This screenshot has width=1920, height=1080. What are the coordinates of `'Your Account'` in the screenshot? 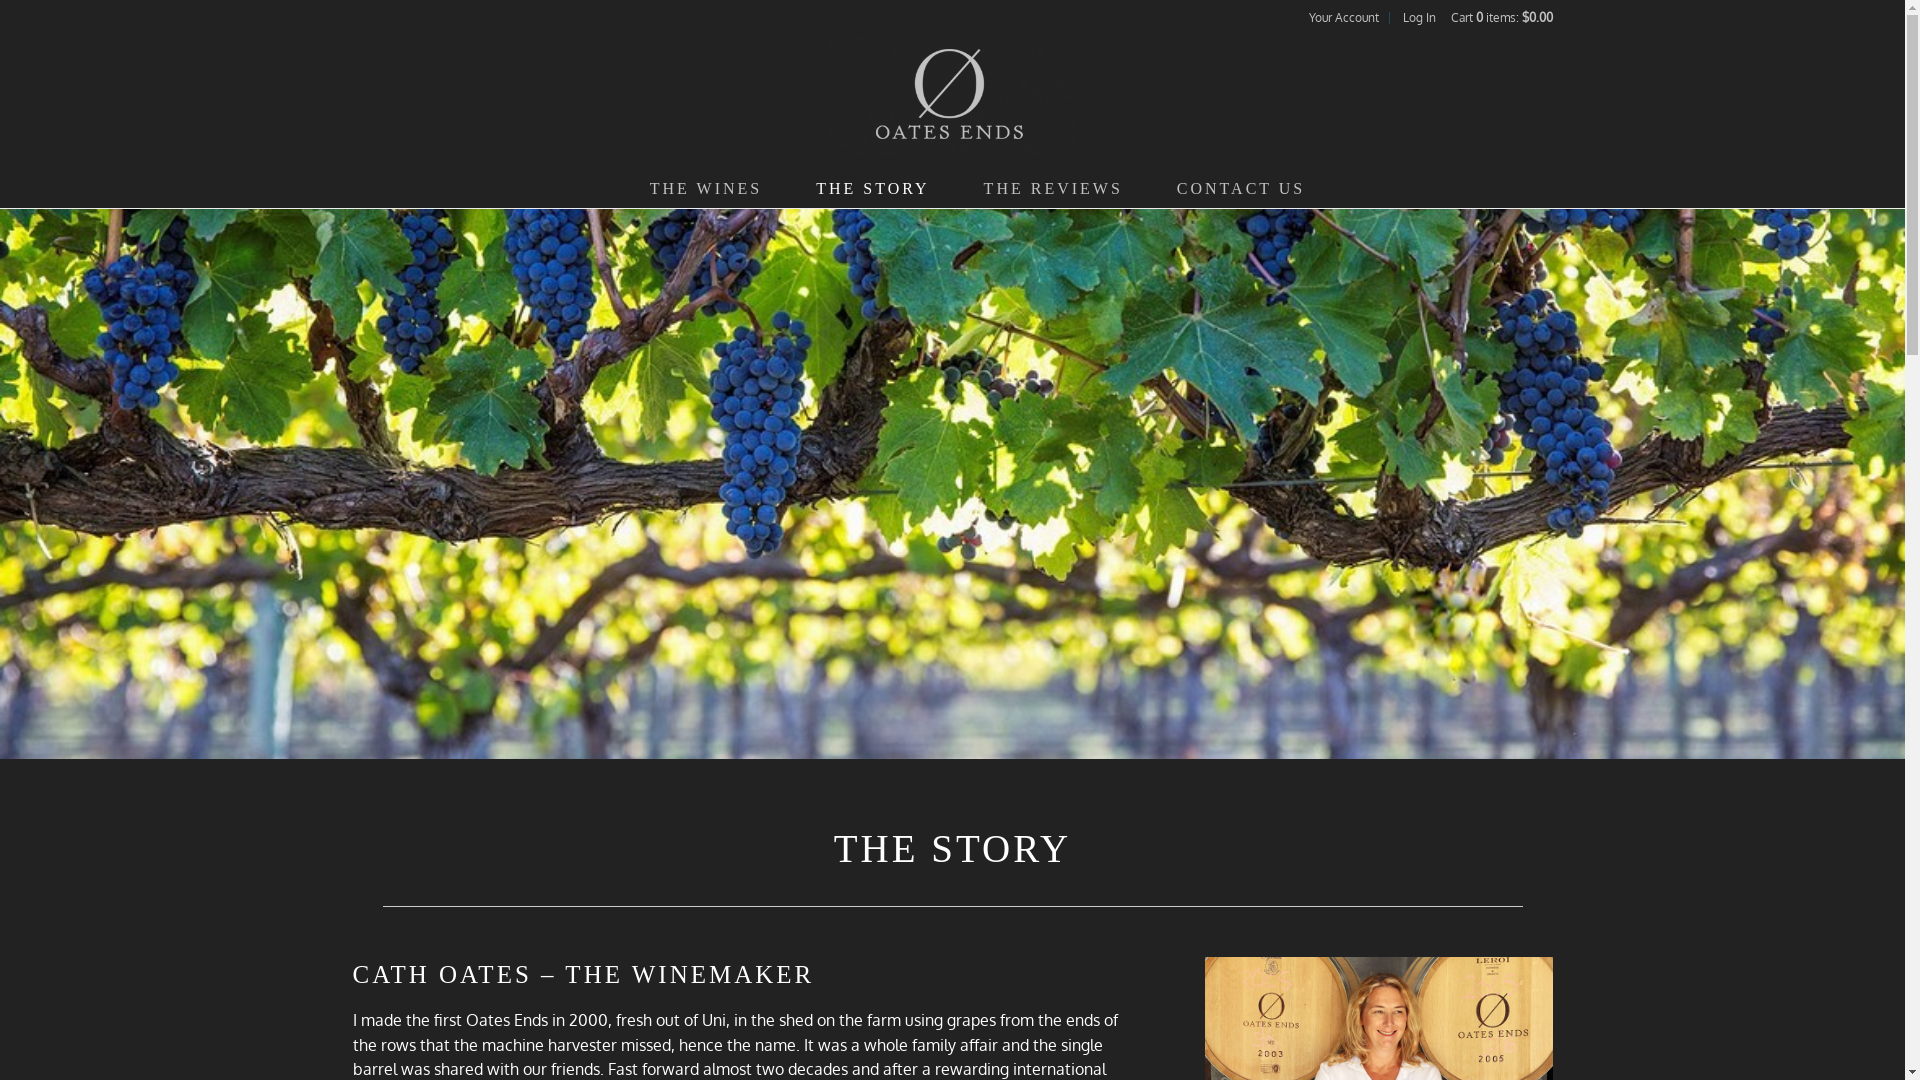 It's located at (1343, 17).